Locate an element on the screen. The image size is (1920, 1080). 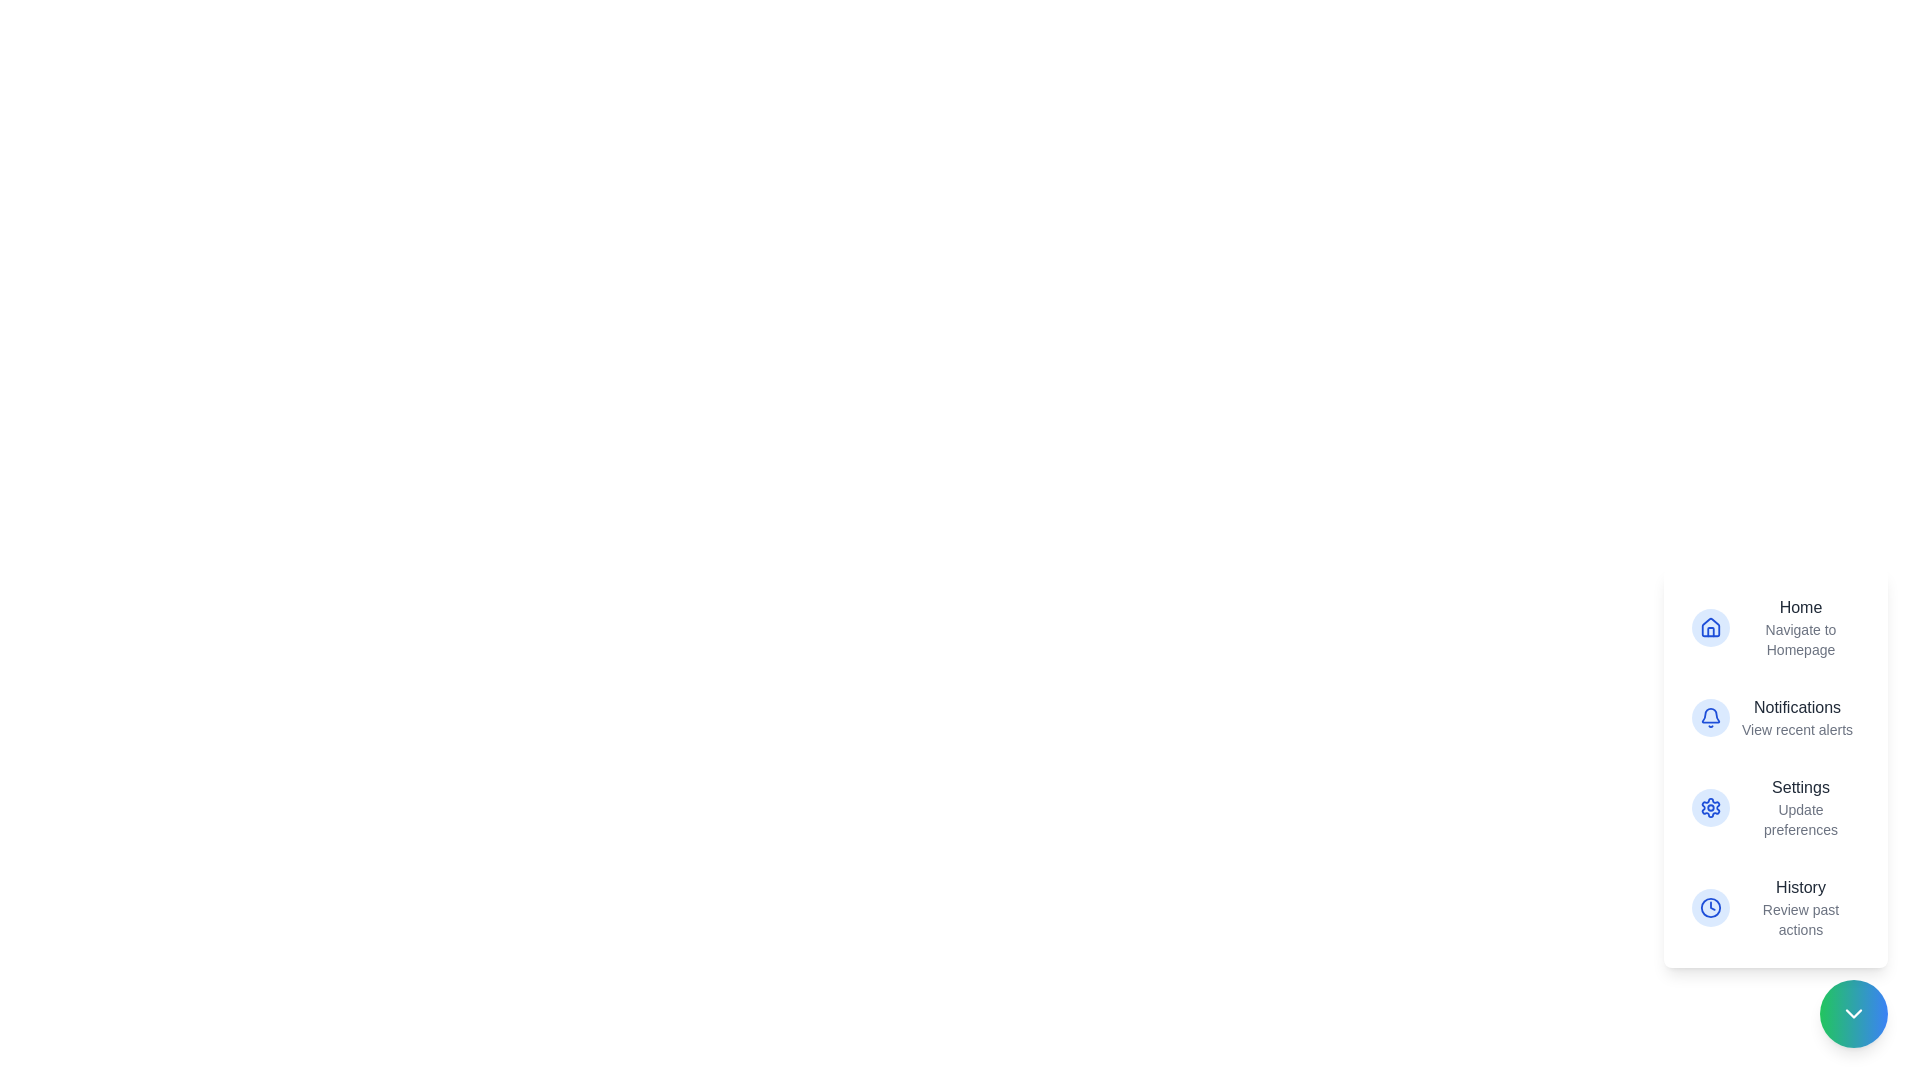
the action item corresponding to History is located at coordinates (1776, 907).